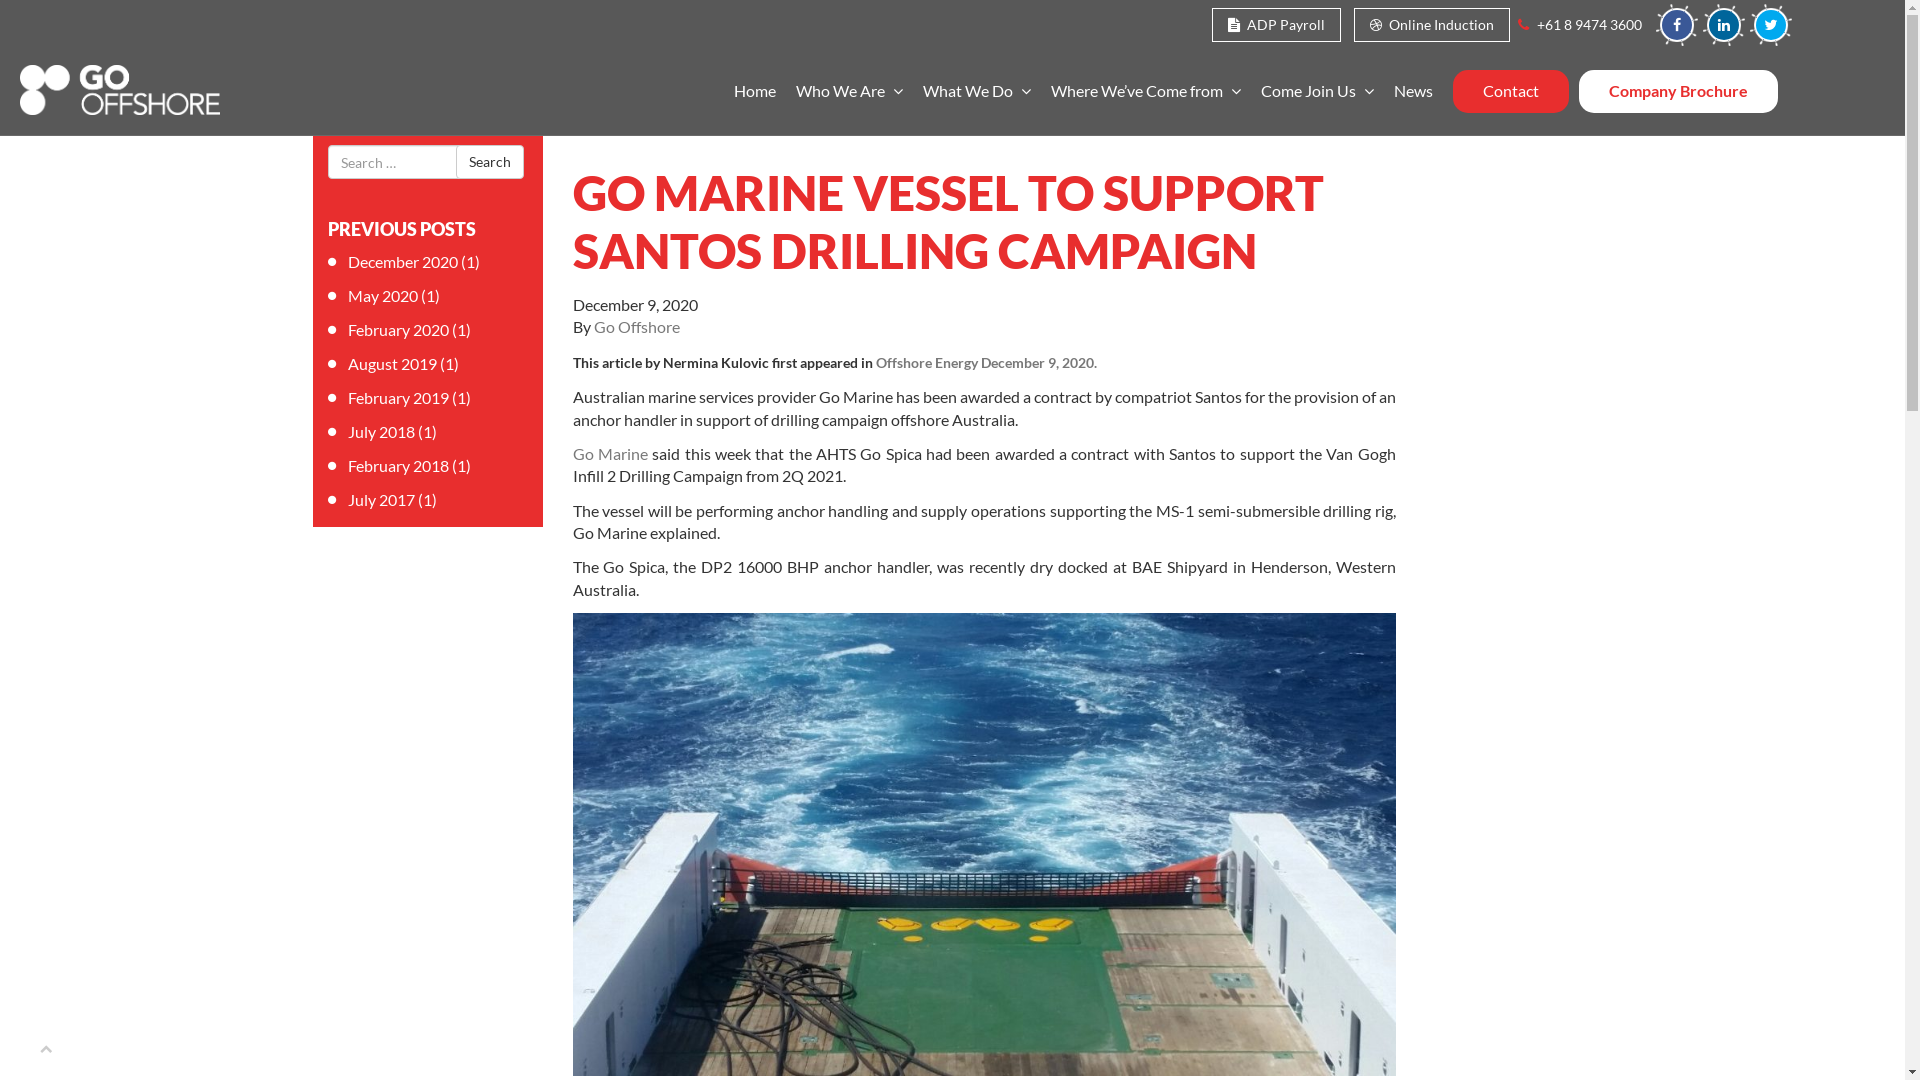  Describe the element at coordinates (1316, 92) in the screenshot. I see `'Come Join Us'` at that location.